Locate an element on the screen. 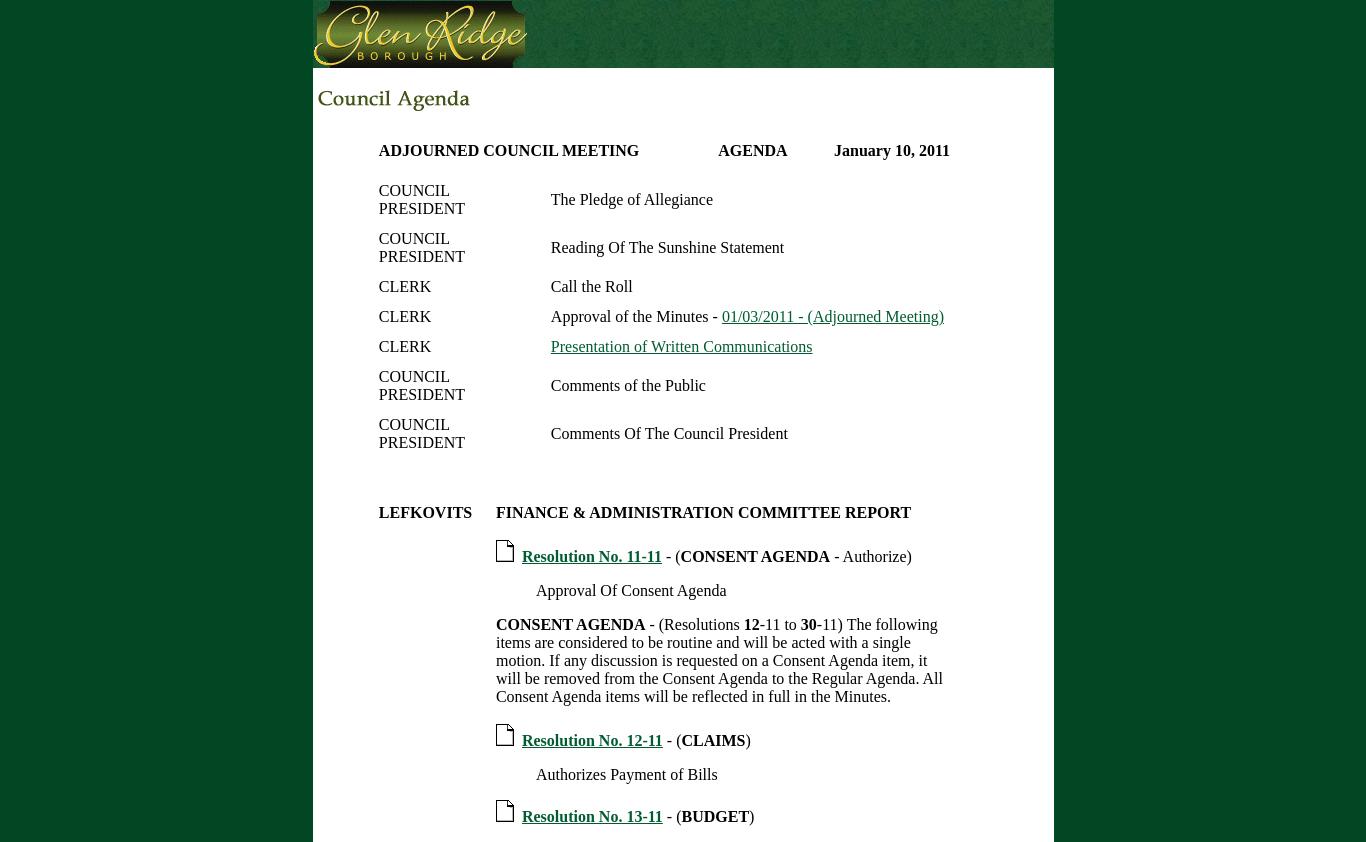 Image resolution: width=1366 pixels, height=842 pixels. '01/03/2011 - (Adjourned Meeting)' is located at coordinates (831, 316).